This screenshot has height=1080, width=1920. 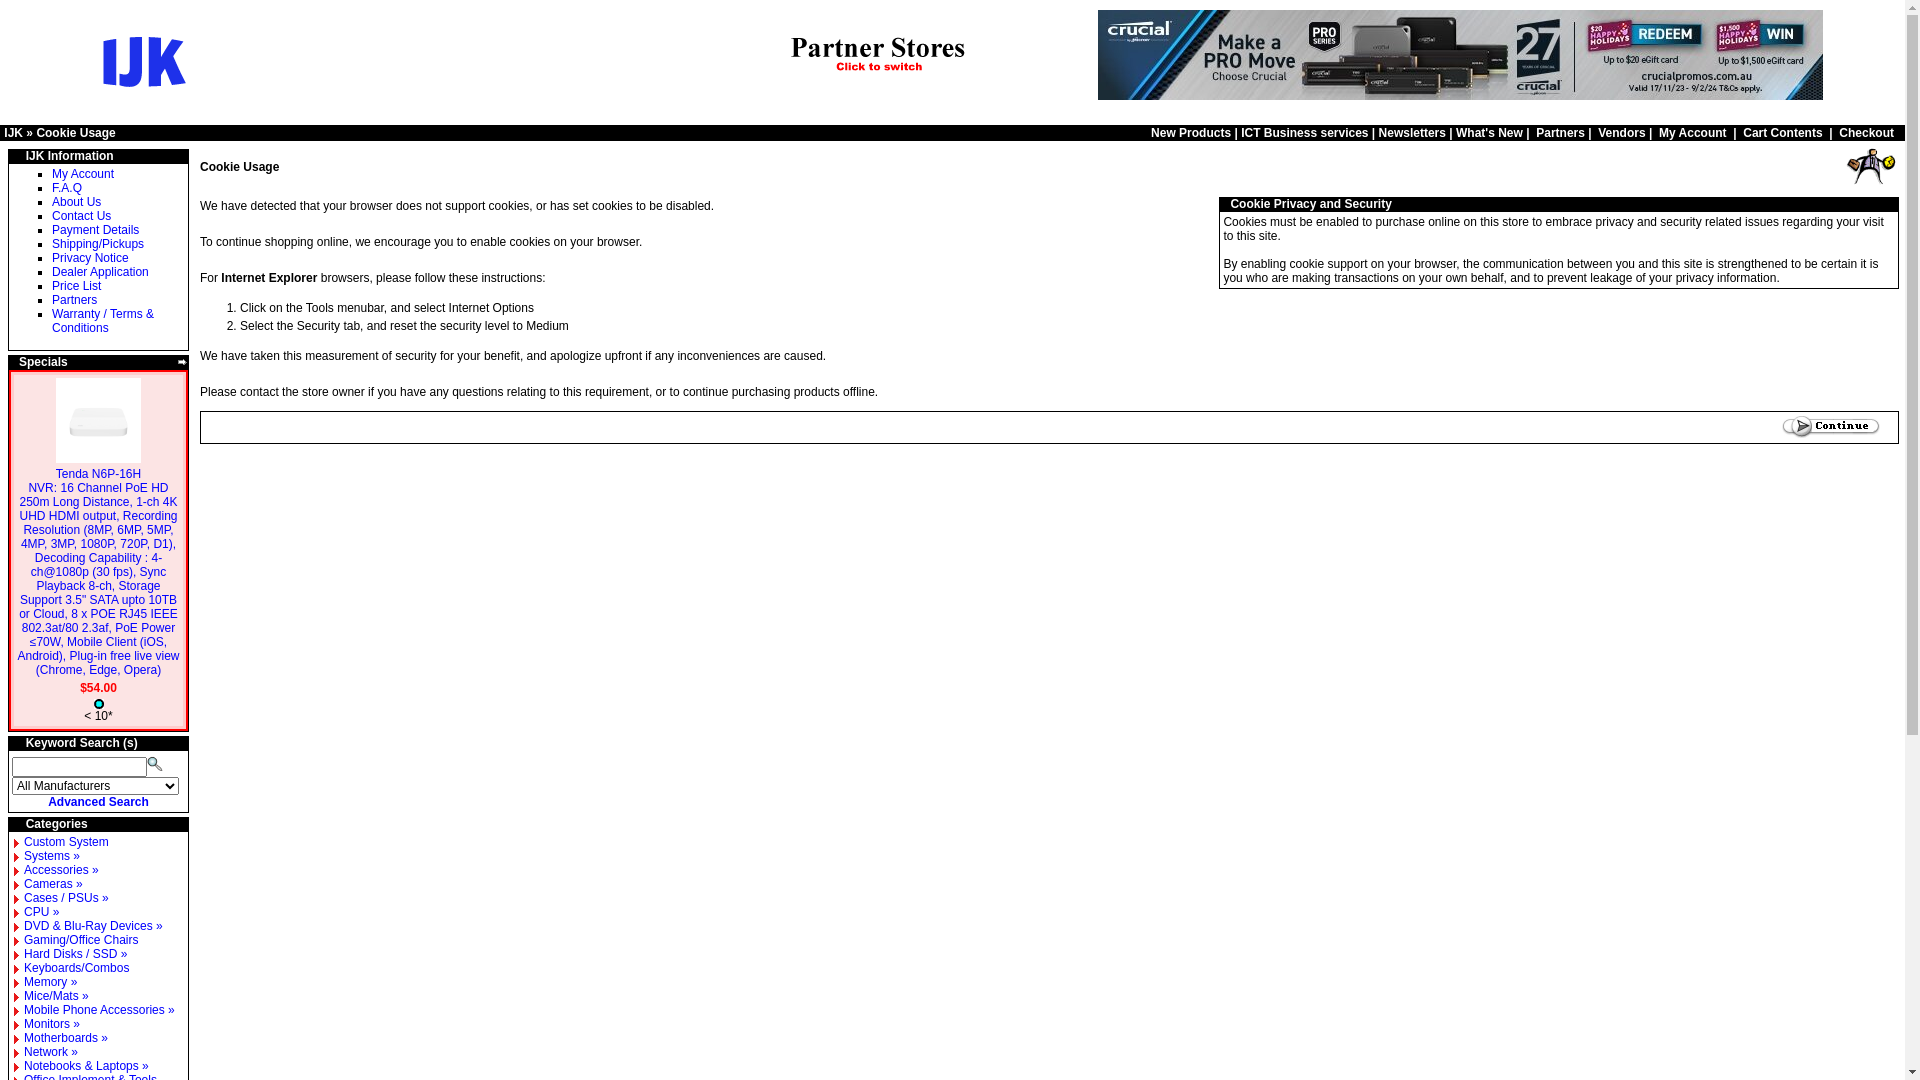 What do you see at coordinates (80, 940) in the screenshot?
I see `'Gaming/Office Chairs'` at bounding box center [80, 940].